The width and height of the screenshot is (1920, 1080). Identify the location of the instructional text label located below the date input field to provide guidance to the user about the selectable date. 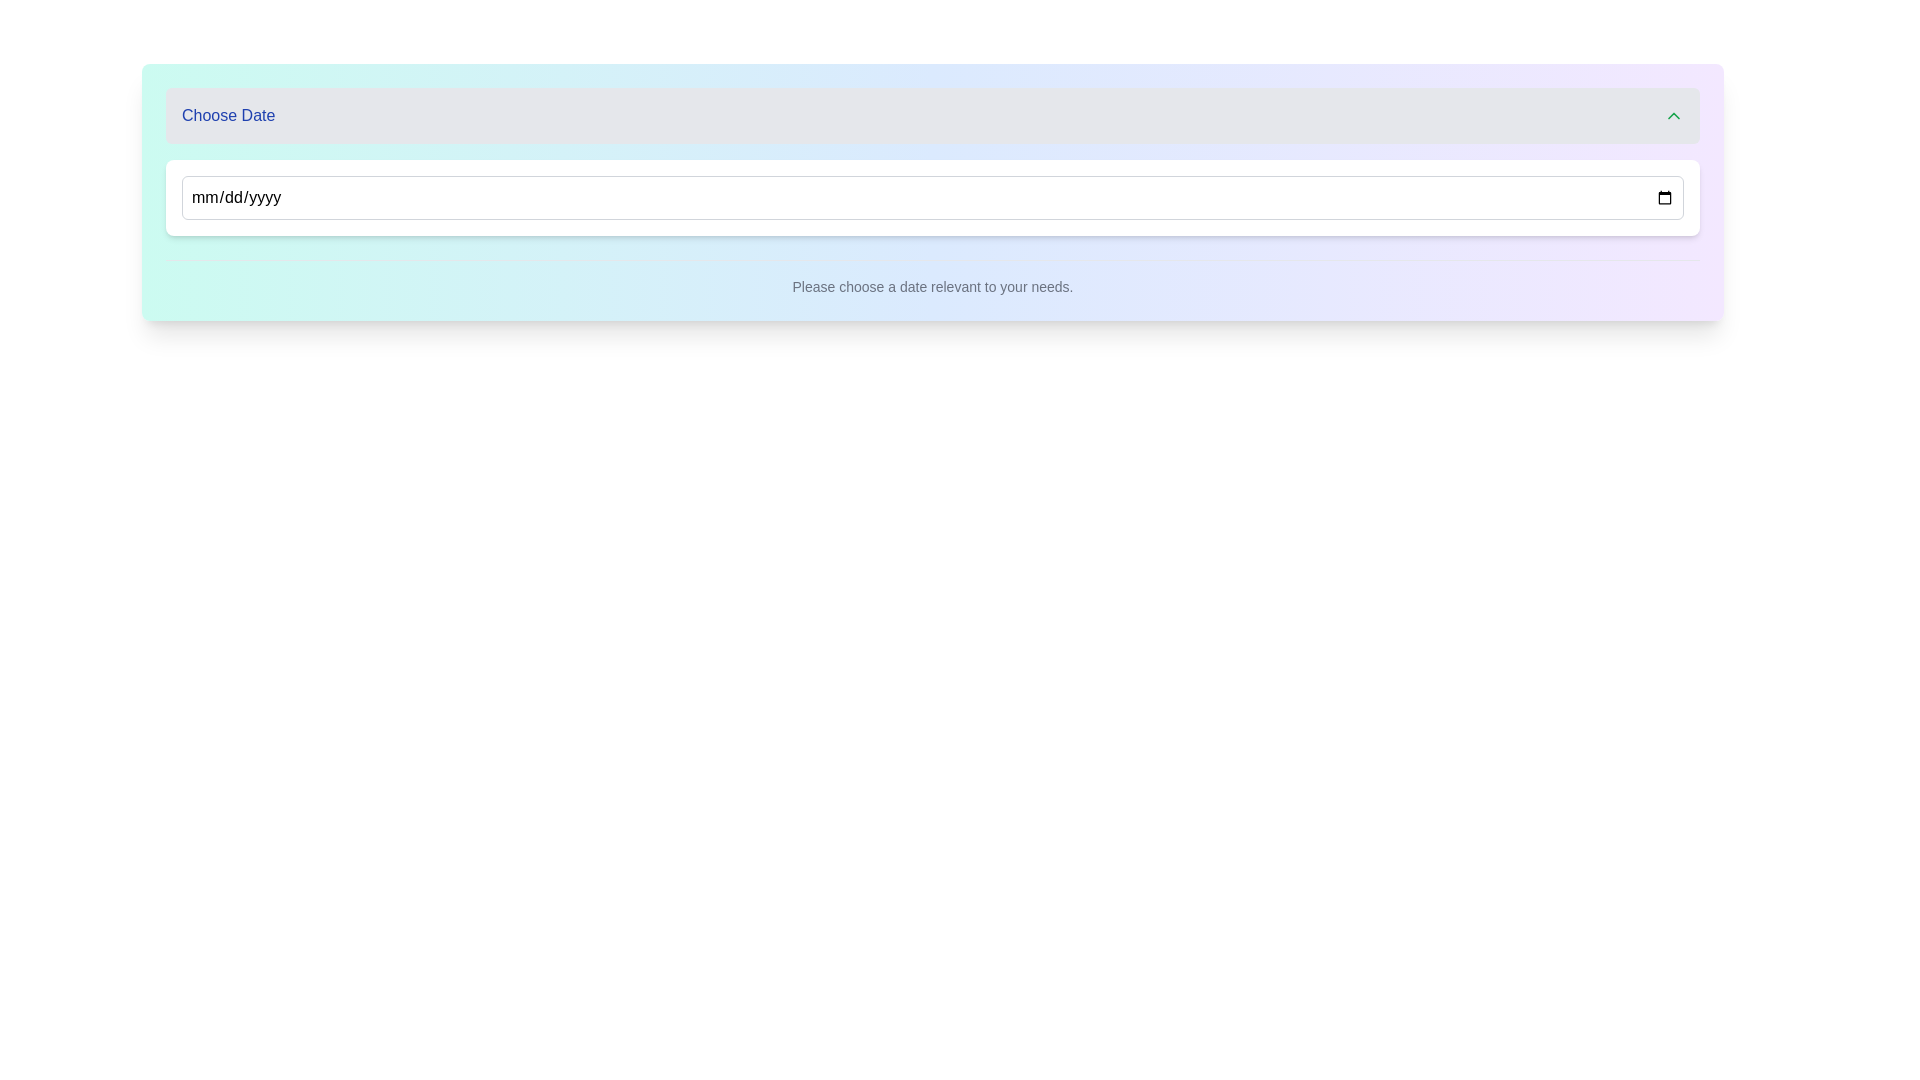
(931, 278).